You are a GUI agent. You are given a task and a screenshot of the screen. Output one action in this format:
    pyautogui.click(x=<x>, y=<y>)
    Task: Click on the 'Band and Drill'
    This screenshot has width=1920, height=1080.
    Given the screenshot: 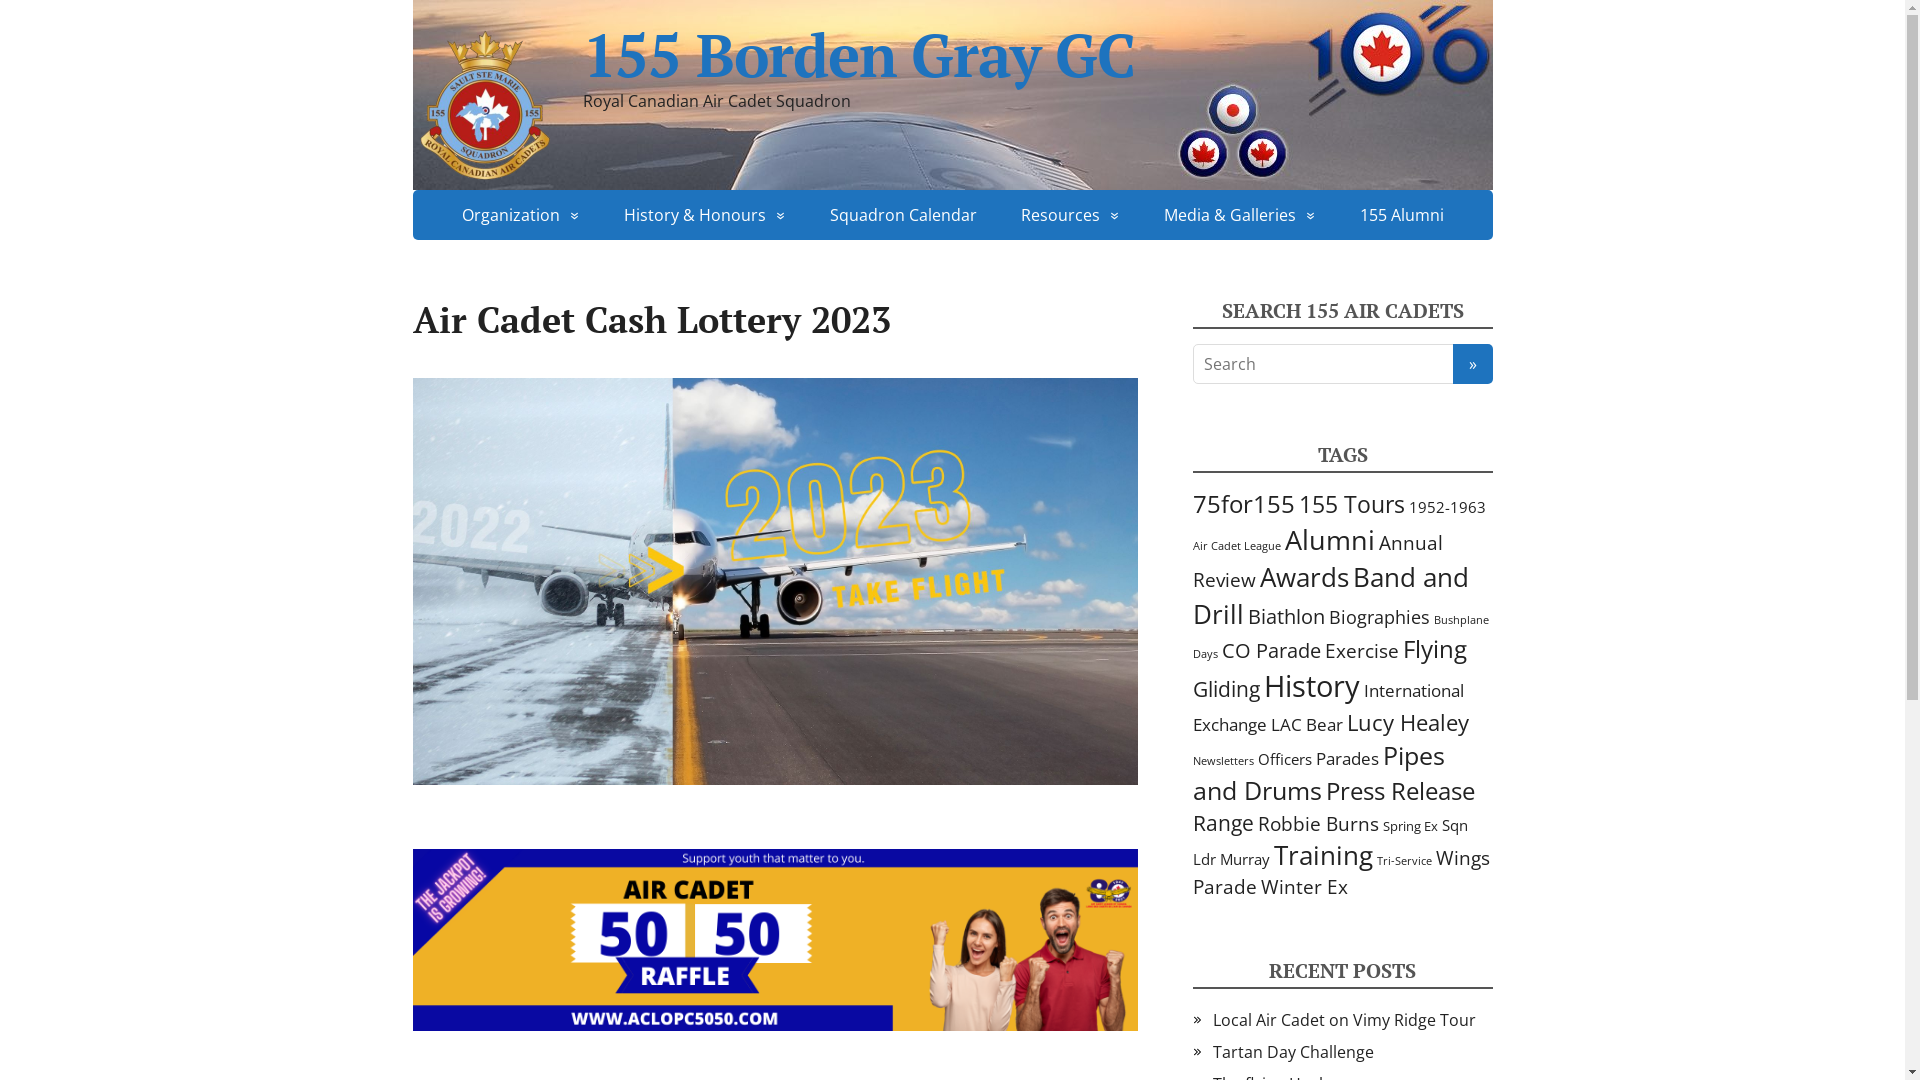 What is the action you would take?
    pyautogui.click(x=1329, y=594)
    